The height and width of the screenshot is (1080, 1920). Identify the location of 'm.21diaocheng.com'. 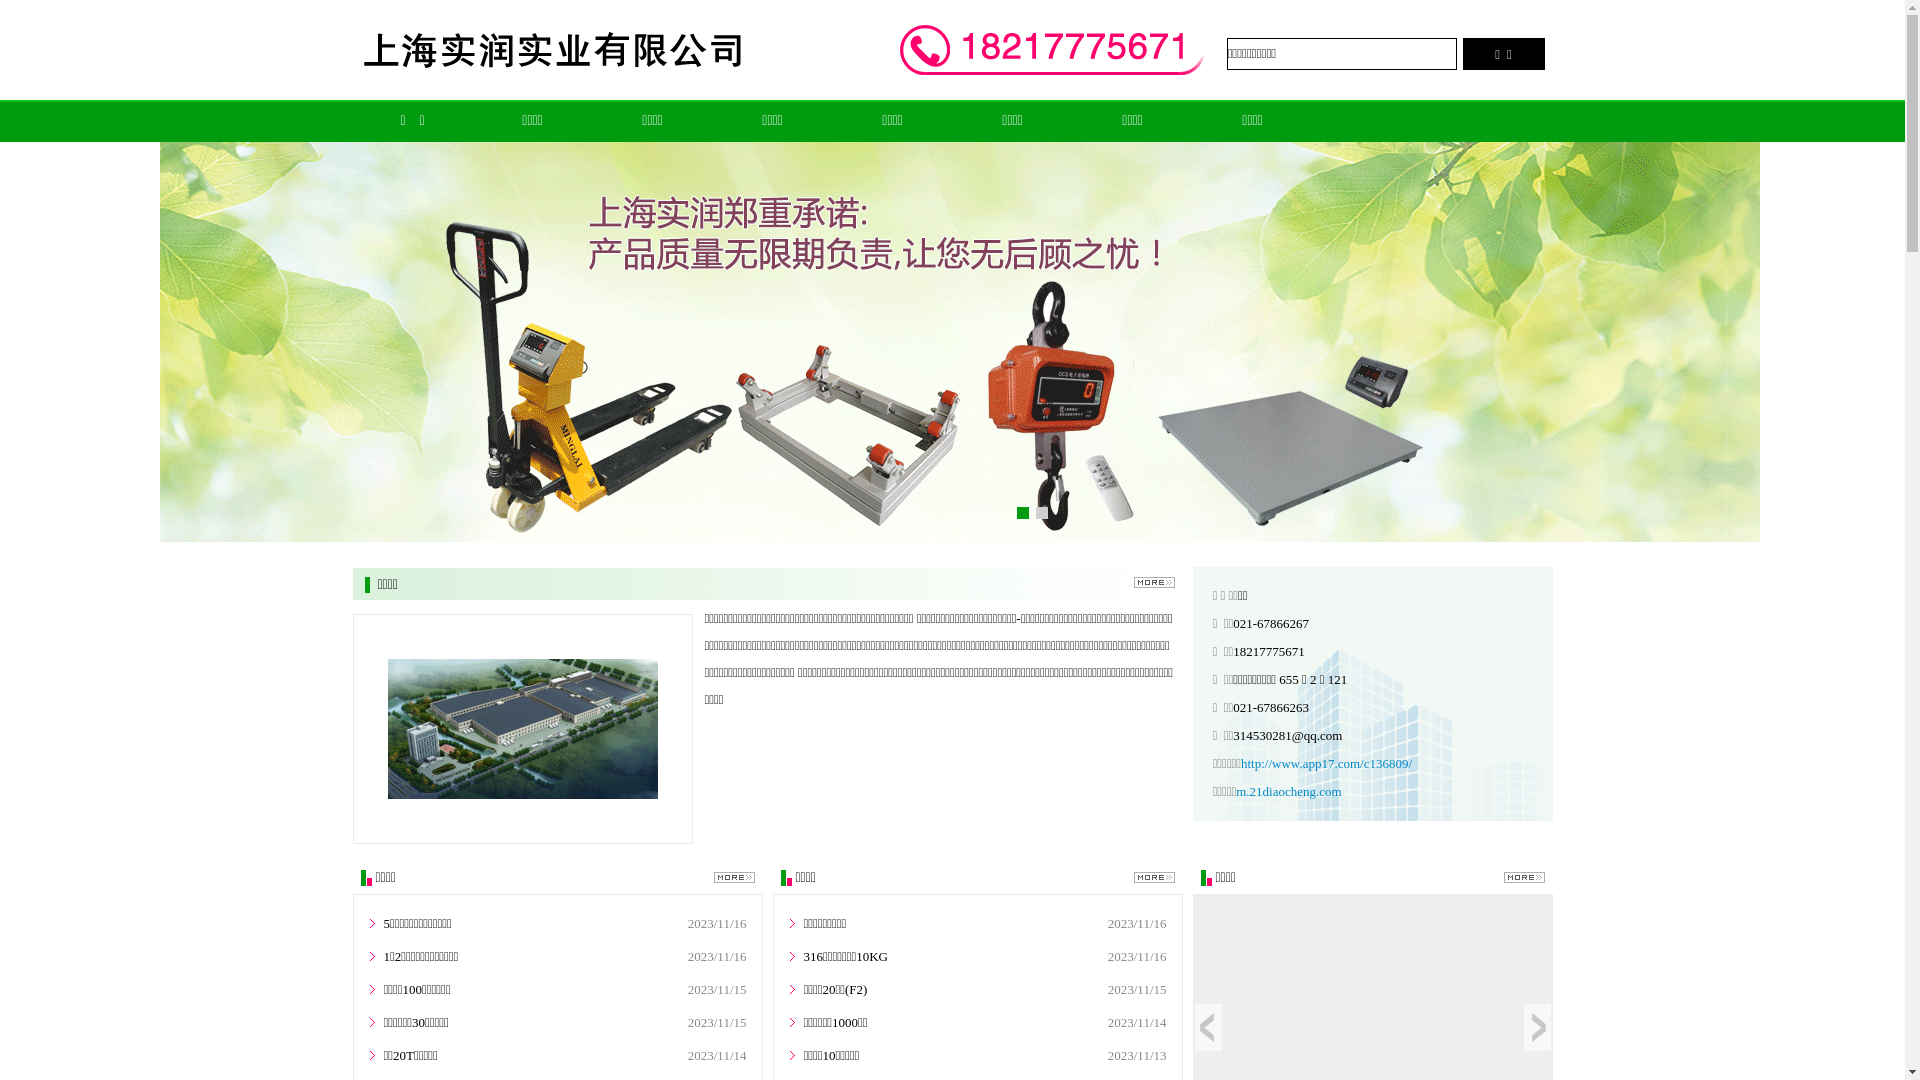
(1288, 790).